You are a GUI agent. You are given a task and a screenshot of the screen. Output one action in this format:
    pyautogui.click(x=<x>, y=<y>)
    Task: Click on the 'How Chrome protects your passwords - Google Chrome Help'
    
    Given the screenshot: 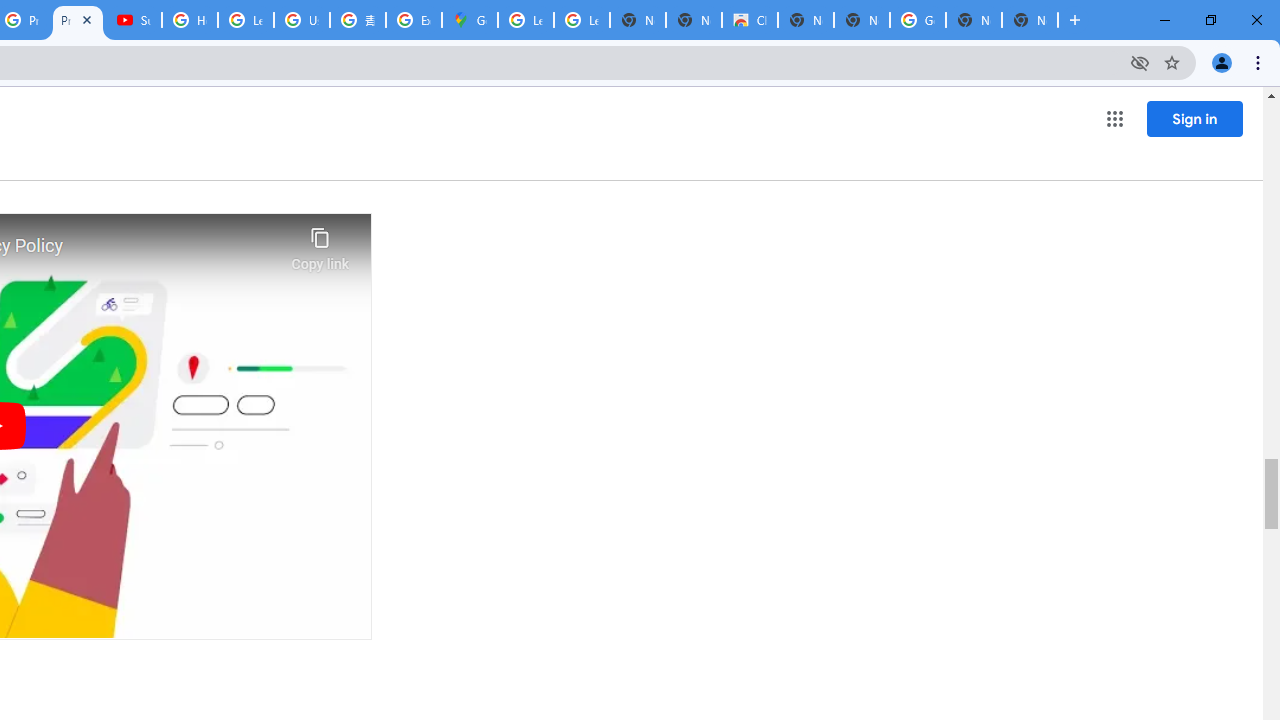 What is the action you would take?
    pyautogui.click(x=190, y=20)
    